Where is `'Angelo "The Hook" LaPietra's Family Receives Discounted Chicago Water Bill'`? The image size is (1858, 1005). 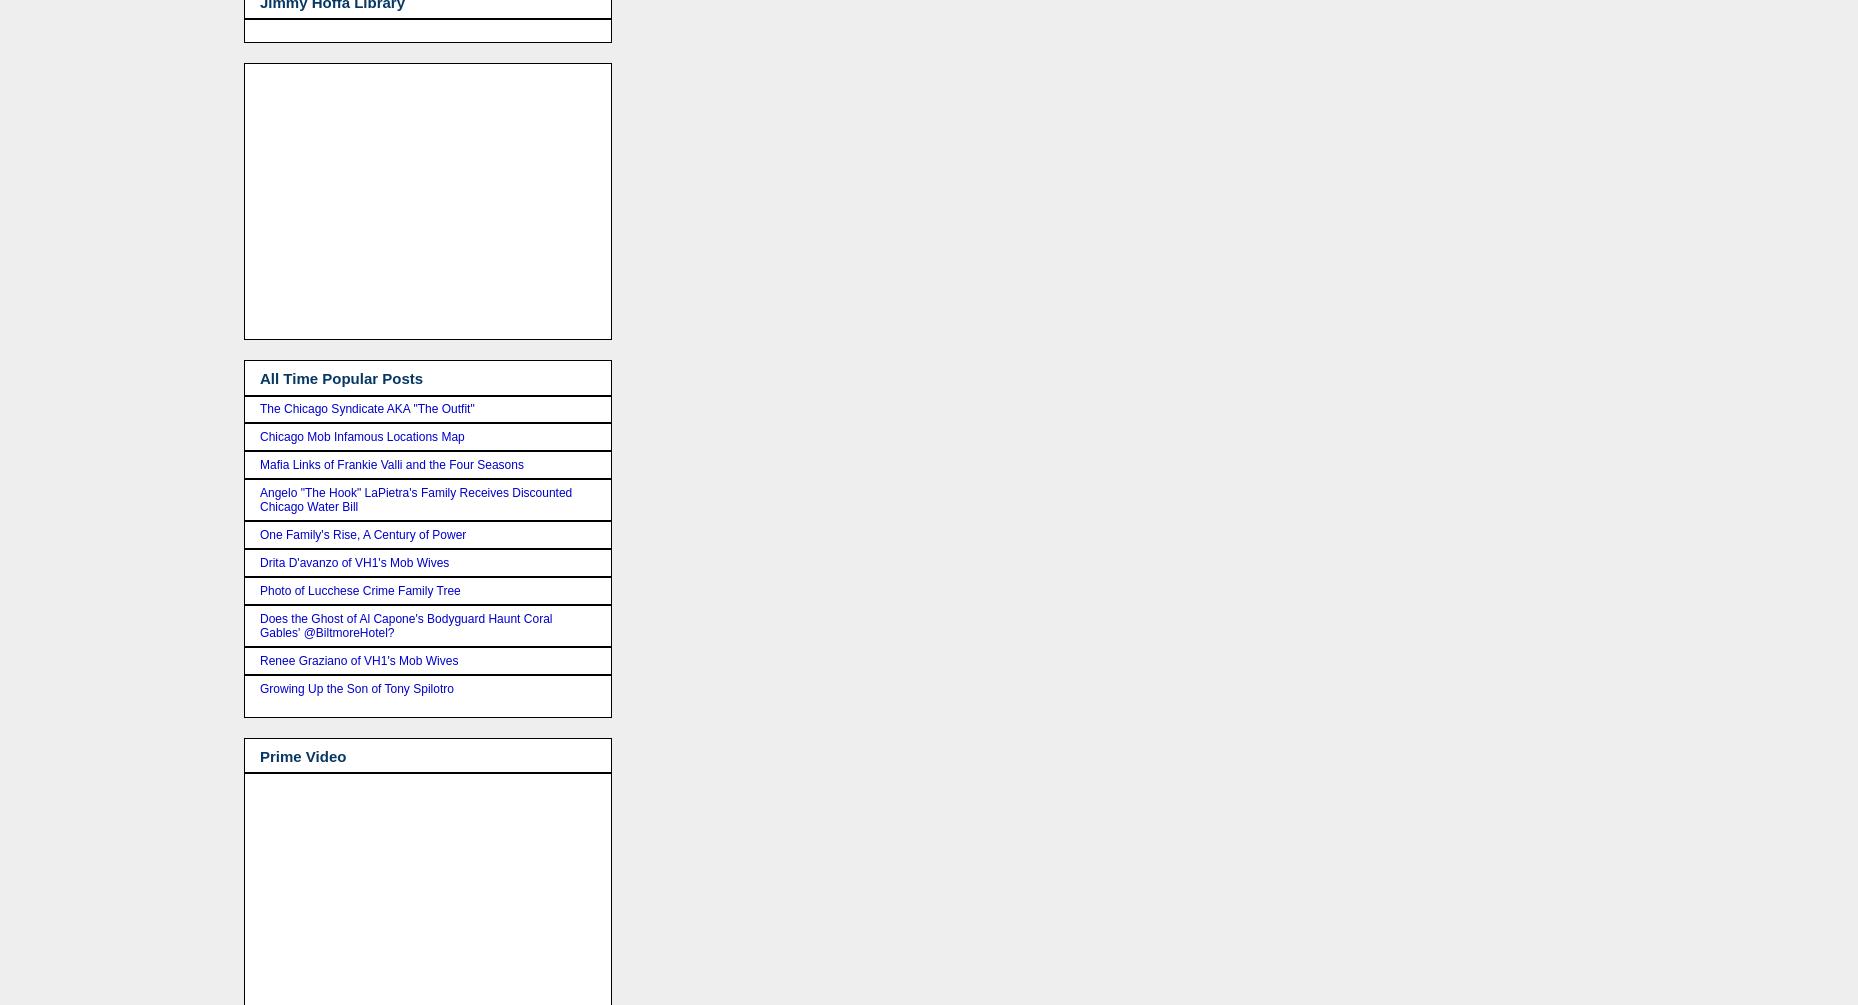
'Angelo "The Hook" LaPietra's Family Receives Discounted Chicago Water Bill' is located at coordinates (415, 498).